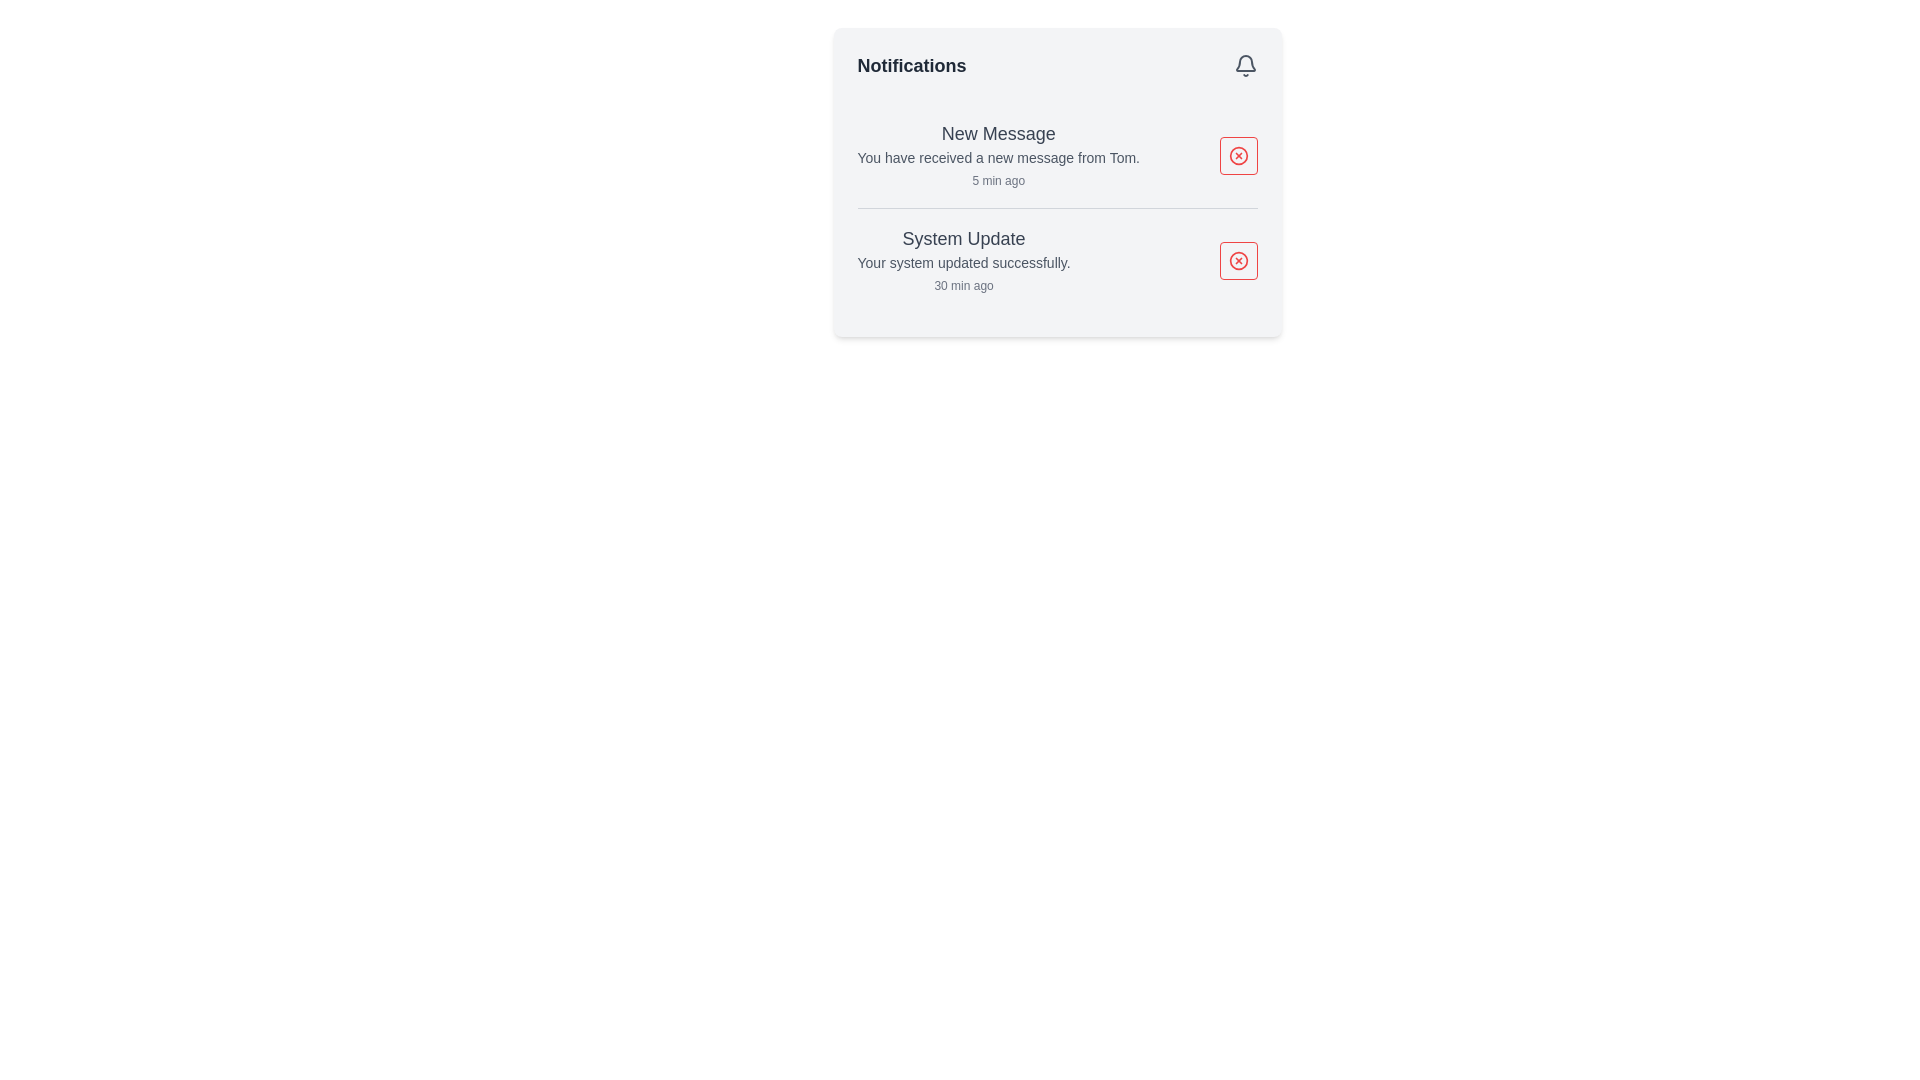  What do you see at coordinates (1244, 62) in the screenshot?
I see `the gray bell icon located at the top-right corner of the notification window, above the list of notifications` at bounding box center [1244, 62].